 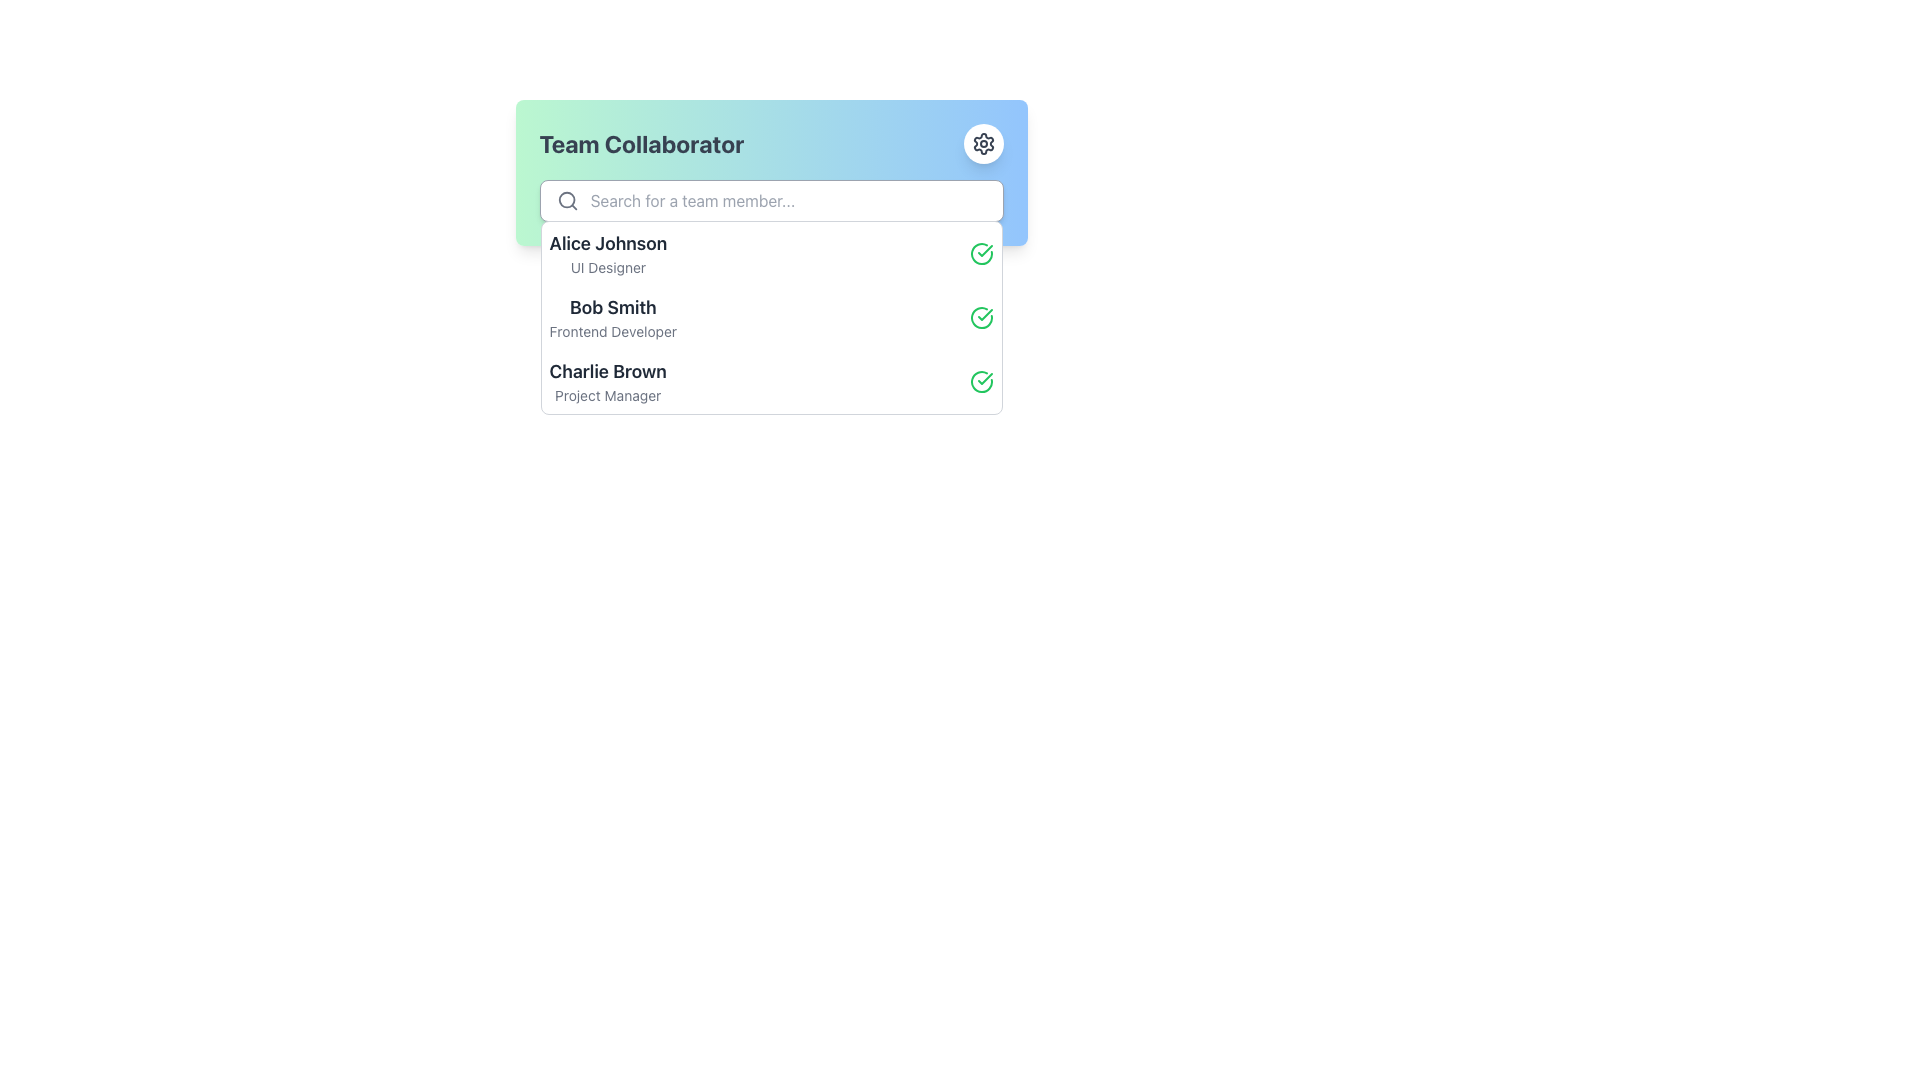 I want to click on the text element providing the professional designation for team member 'Charlie Brown', located below the name 'Charlie Brown' in the dropdown panel, so click(x=607, y=396).